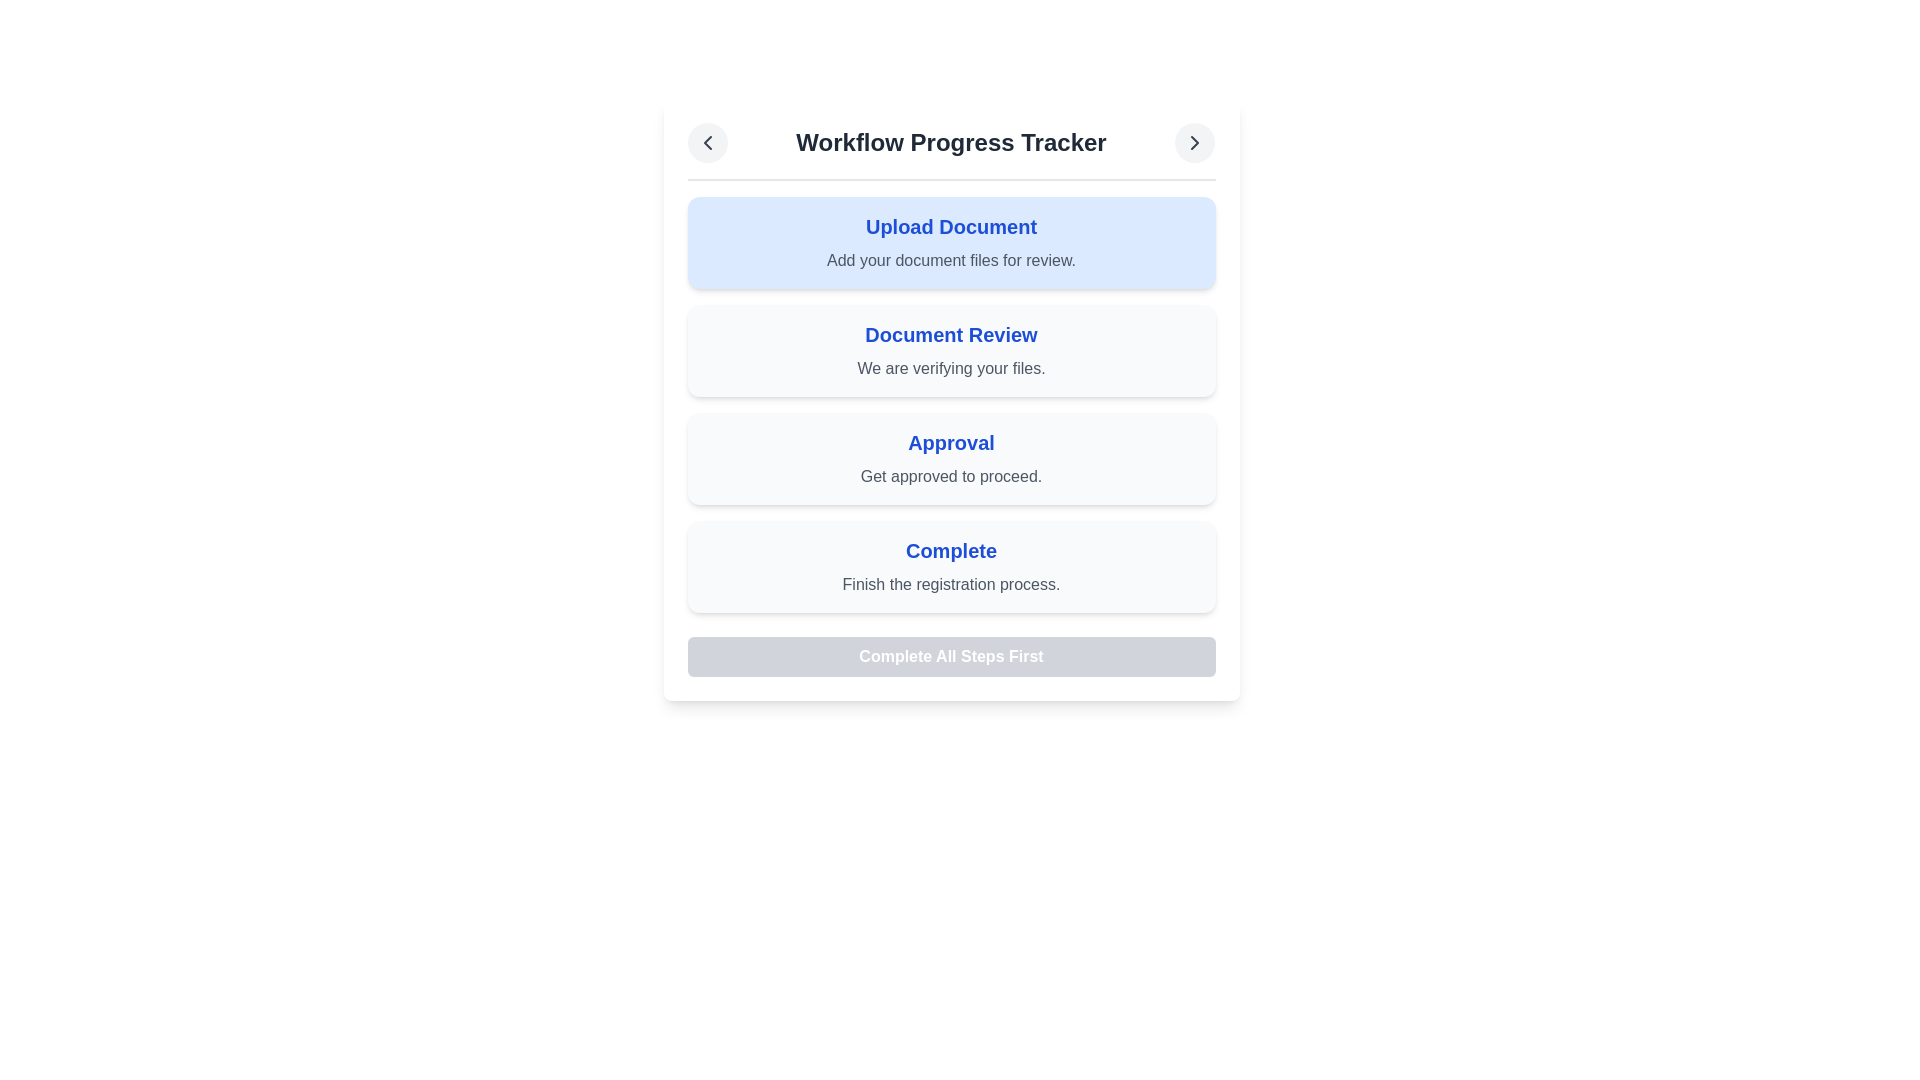 This screenshot has width=1920, height=1080. I want to click on the right-facing chevron icon inside the light gray circular button adjacent to the 'Workflow Progress Tracker' header, so click(1195, 141).